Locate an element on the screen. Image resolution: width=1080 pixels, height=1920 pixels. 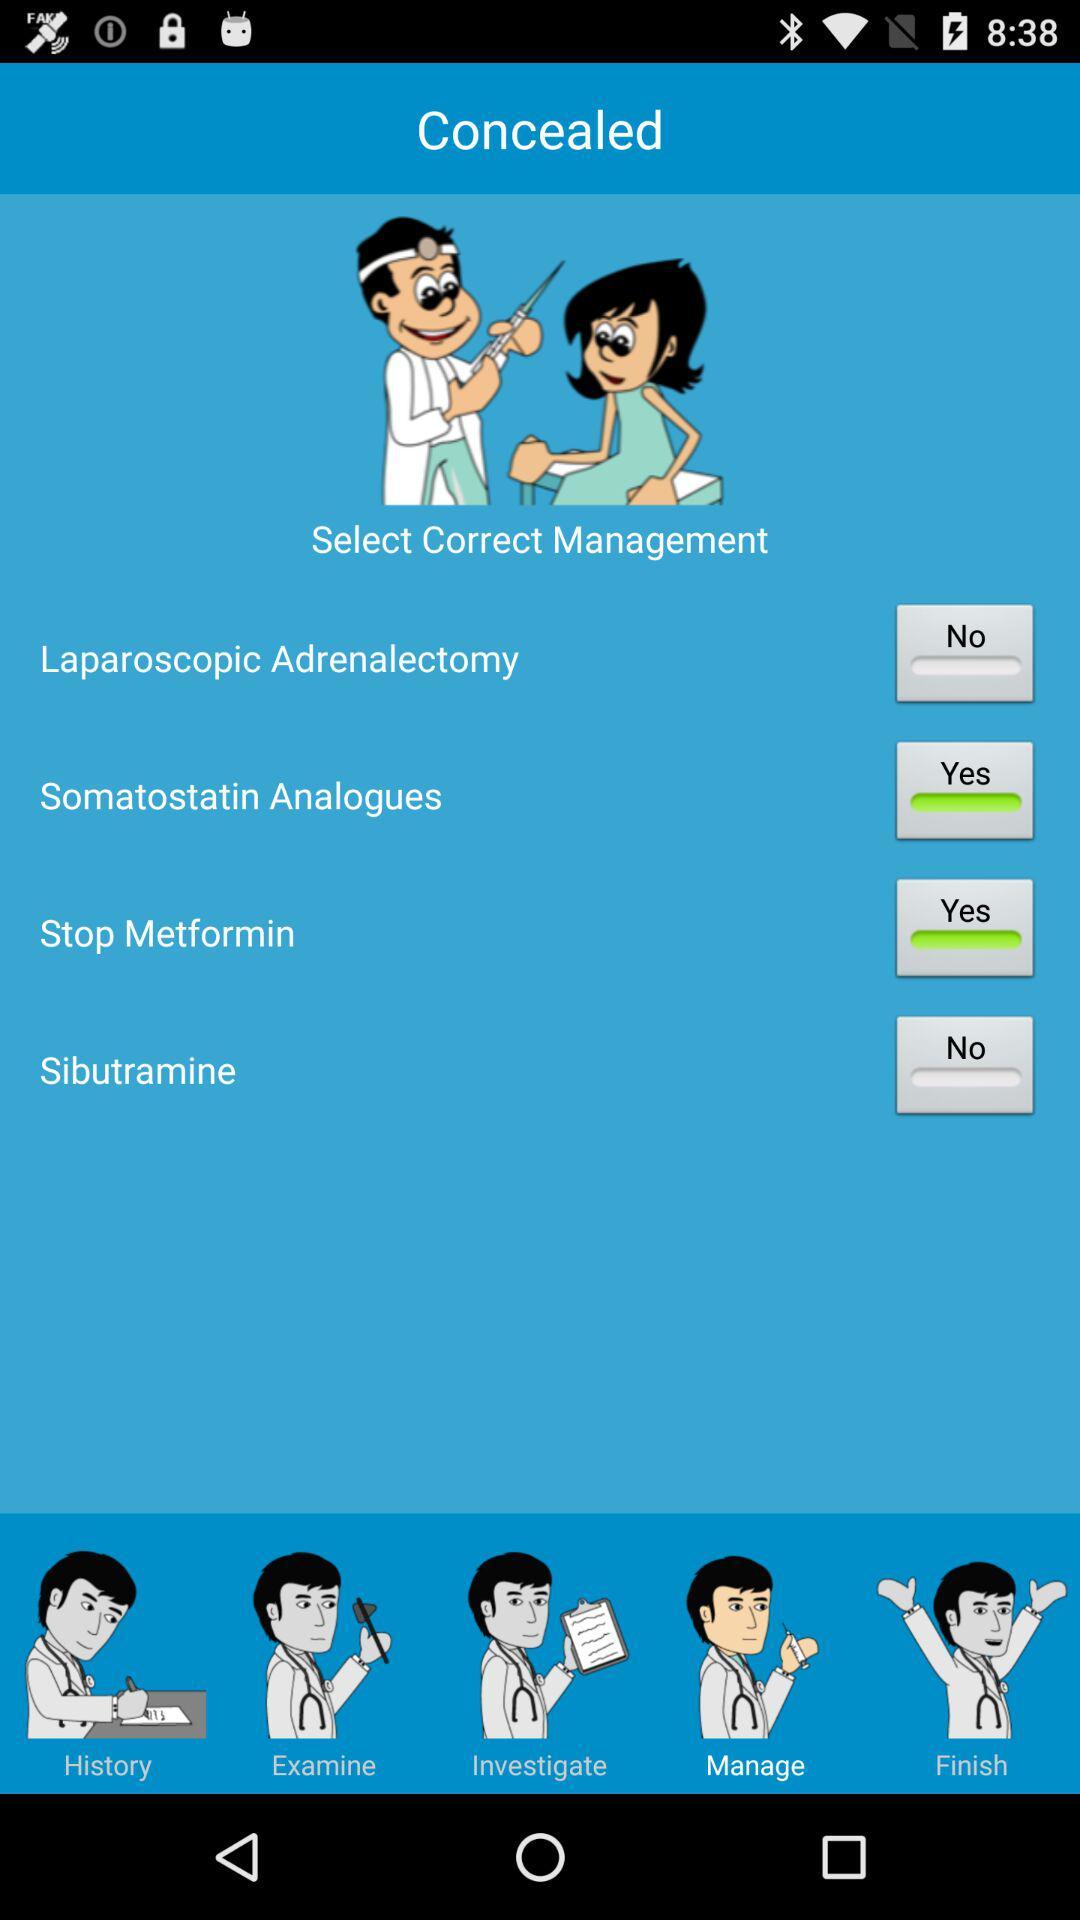
item below sibutramine is located at coordinates (108, 1653).